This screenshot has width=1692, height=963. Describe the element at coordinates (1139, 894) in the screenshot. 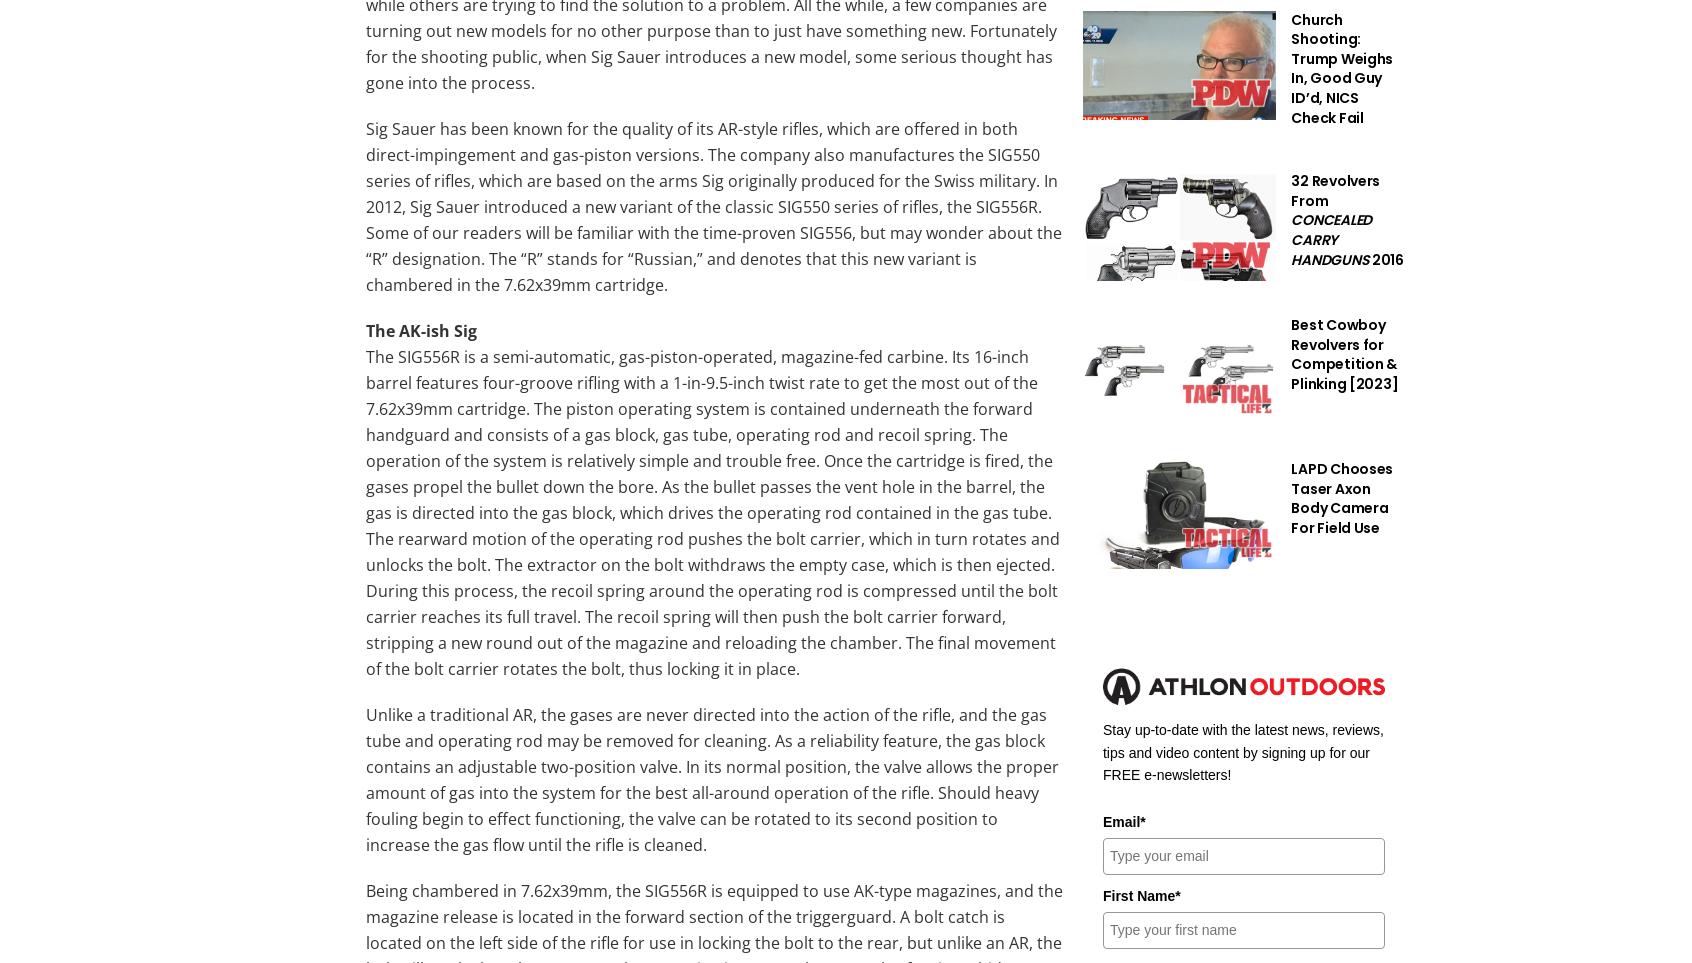

I see `'First Name*'` at that location.